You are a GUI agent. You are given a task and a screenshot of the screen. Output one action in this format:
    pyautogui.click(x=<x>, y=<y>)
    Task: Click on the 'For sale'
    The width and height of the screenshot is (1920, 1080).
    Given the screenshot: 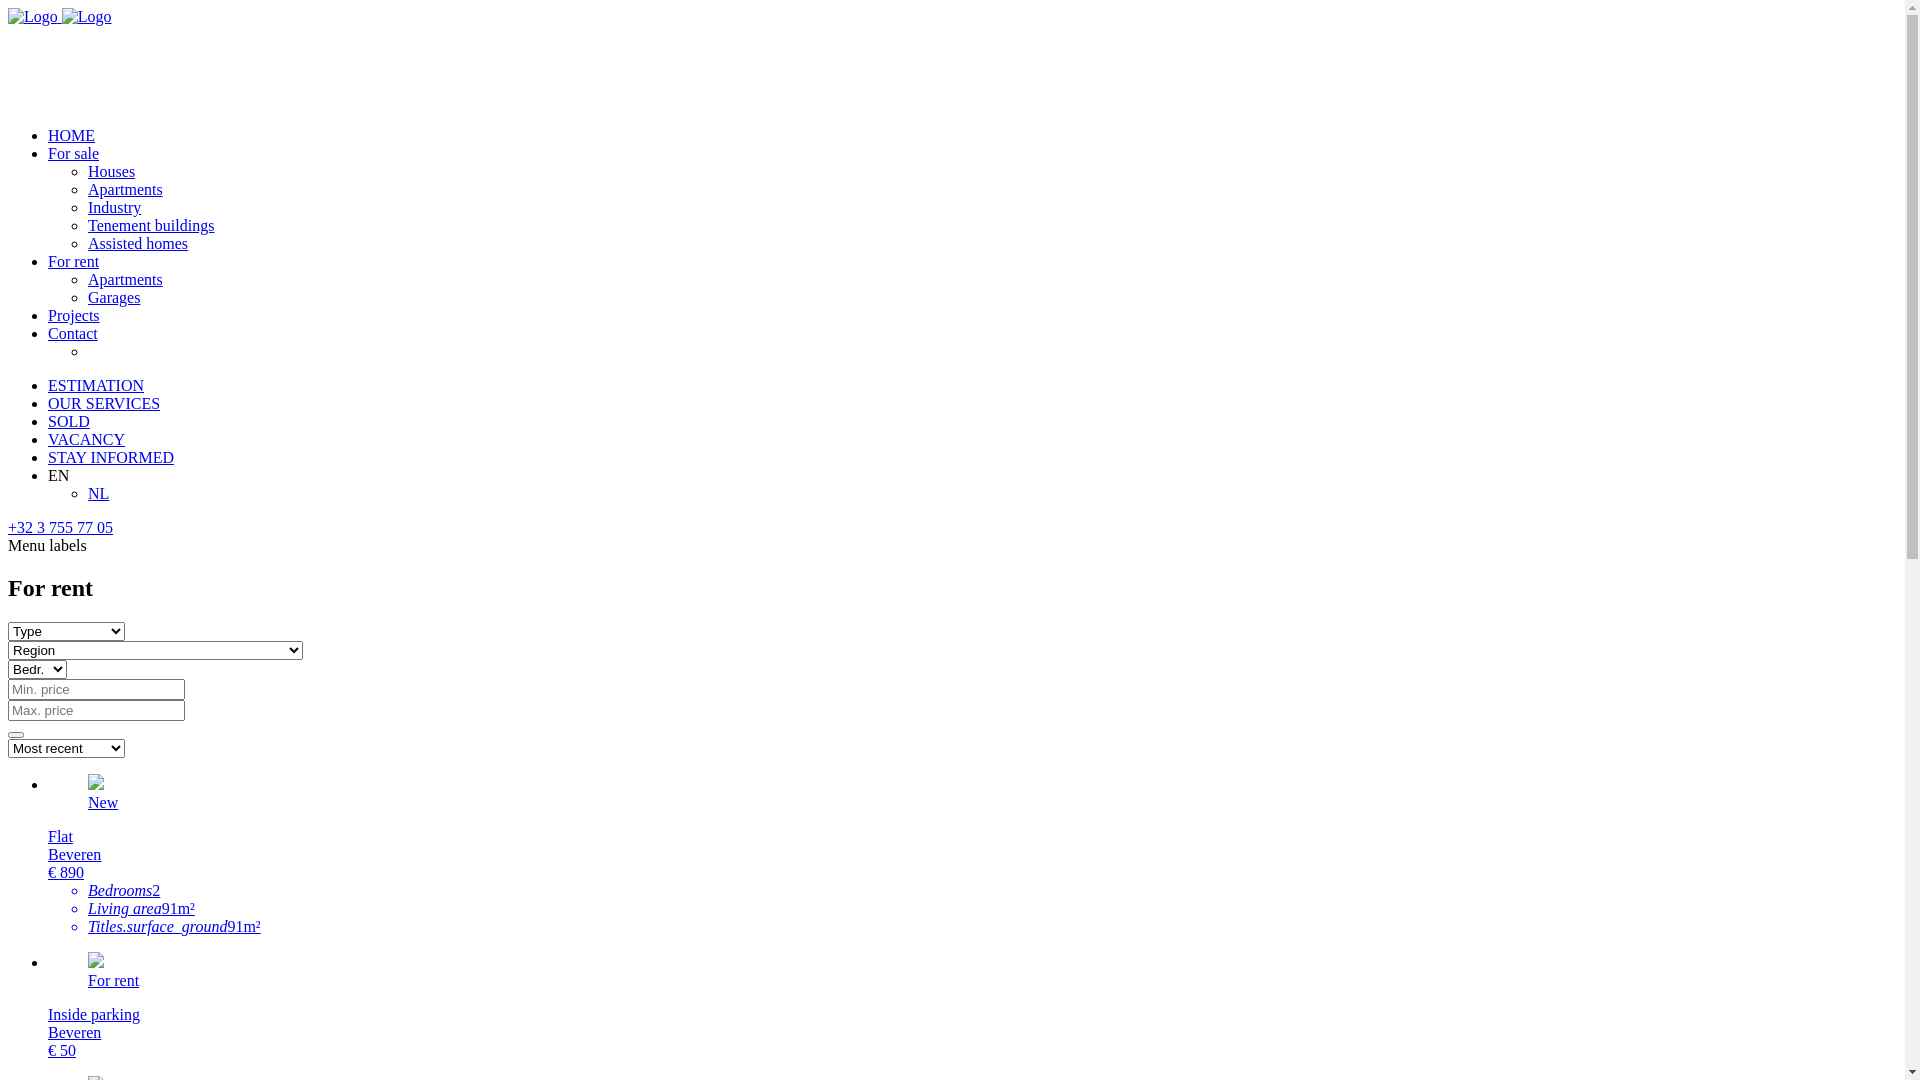 What is the action you would take?
    pyautogui.click(x=73, y=152)
    